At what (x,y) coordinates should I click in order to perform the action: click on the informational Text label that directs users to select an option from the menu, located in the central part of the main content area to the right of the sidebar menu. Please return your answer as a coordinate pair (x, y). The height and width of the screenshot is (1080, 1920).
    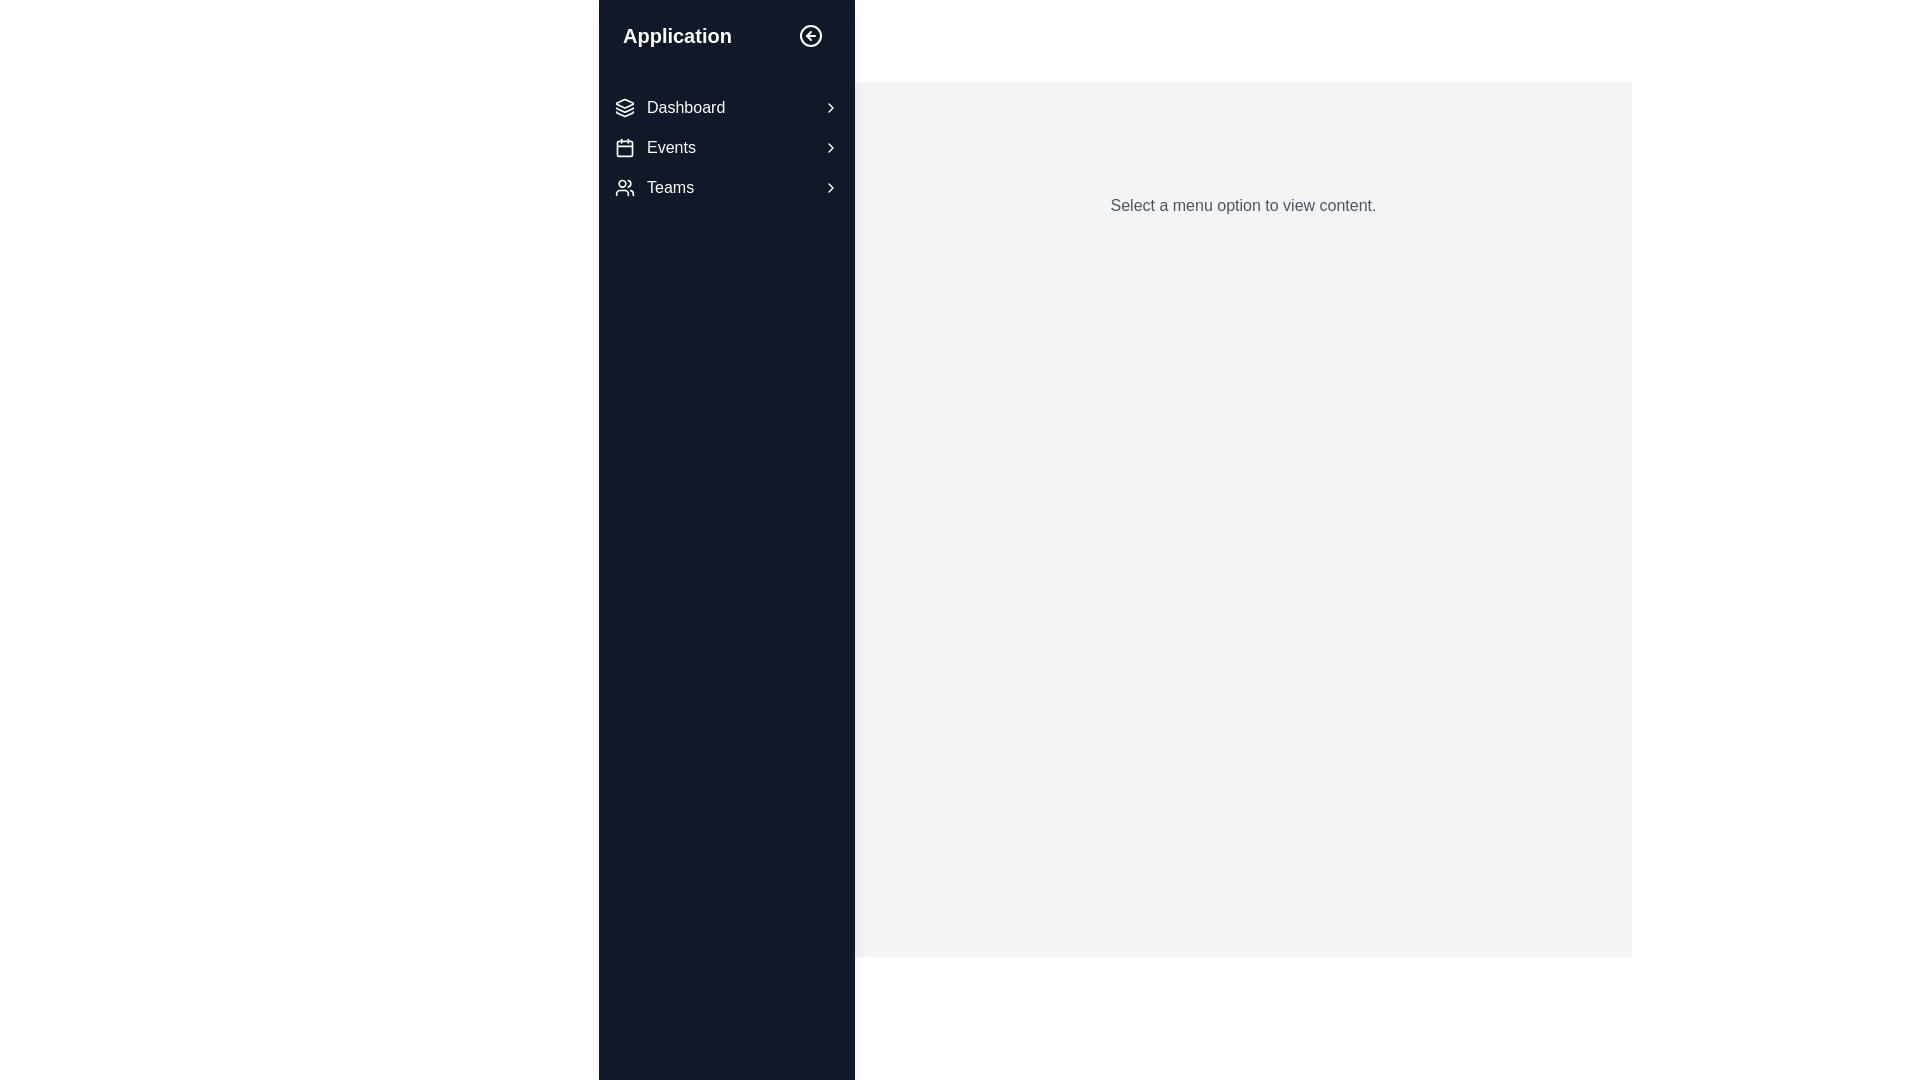
    Looking at the image, I should click on (1242, 205).